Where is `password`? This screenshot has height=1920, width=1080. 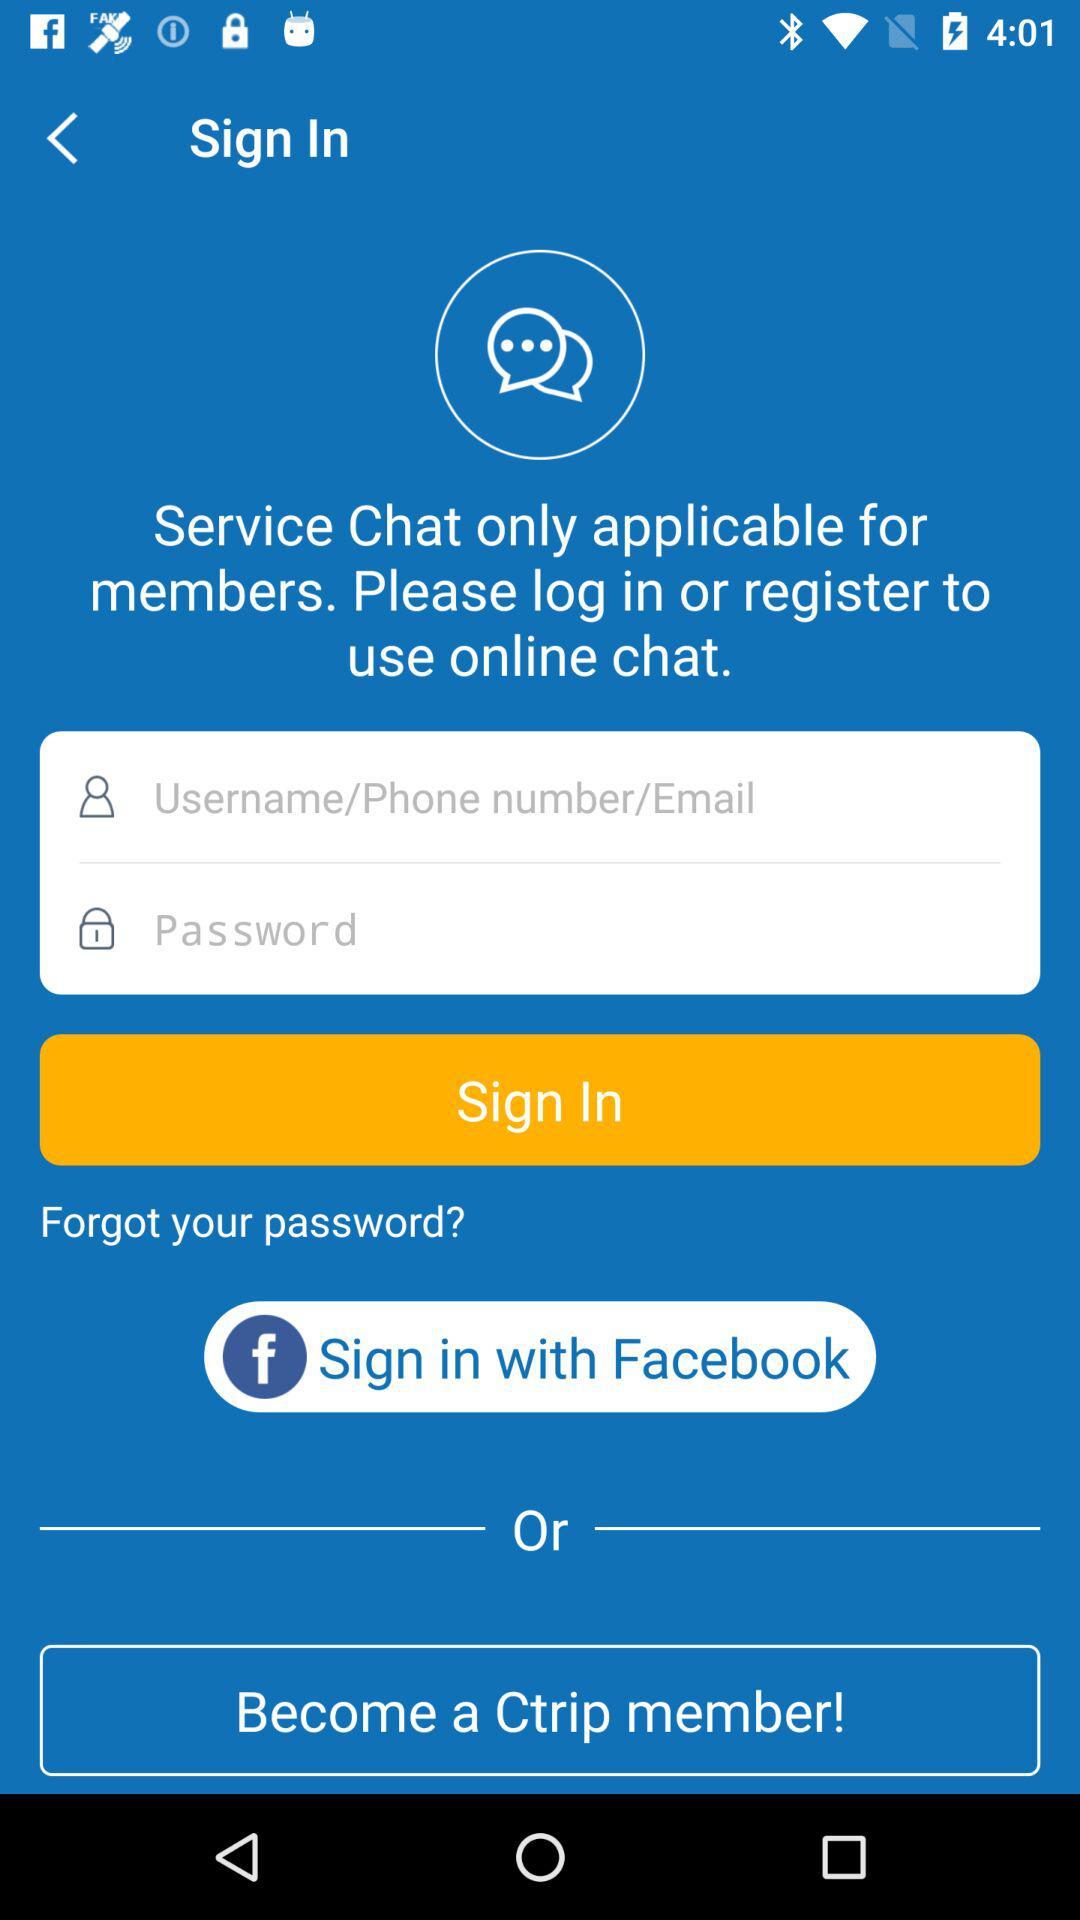 password is located at coordinates (540, 927).